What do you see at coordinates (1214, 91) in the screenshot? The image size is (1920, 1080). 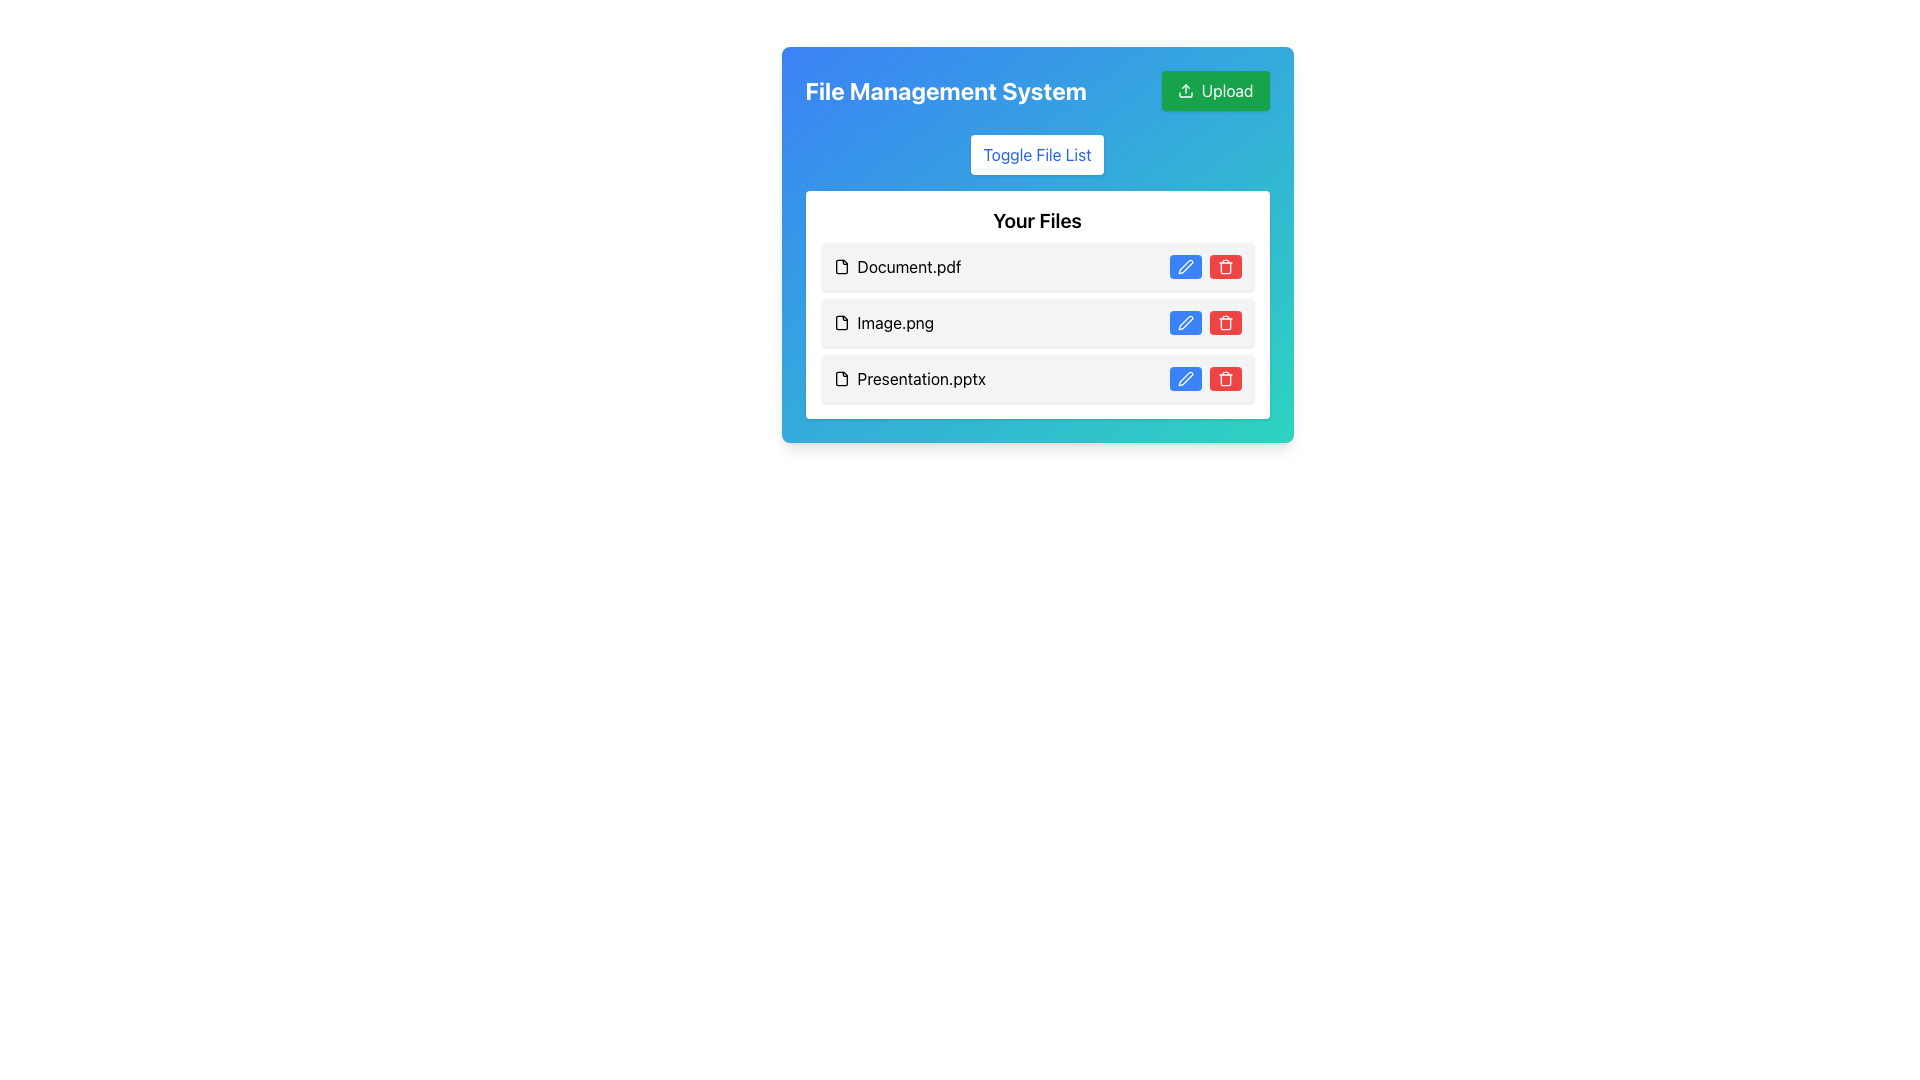 I see `the green 'Upload' button with rounded corners` at bounding box center [1214, 91].